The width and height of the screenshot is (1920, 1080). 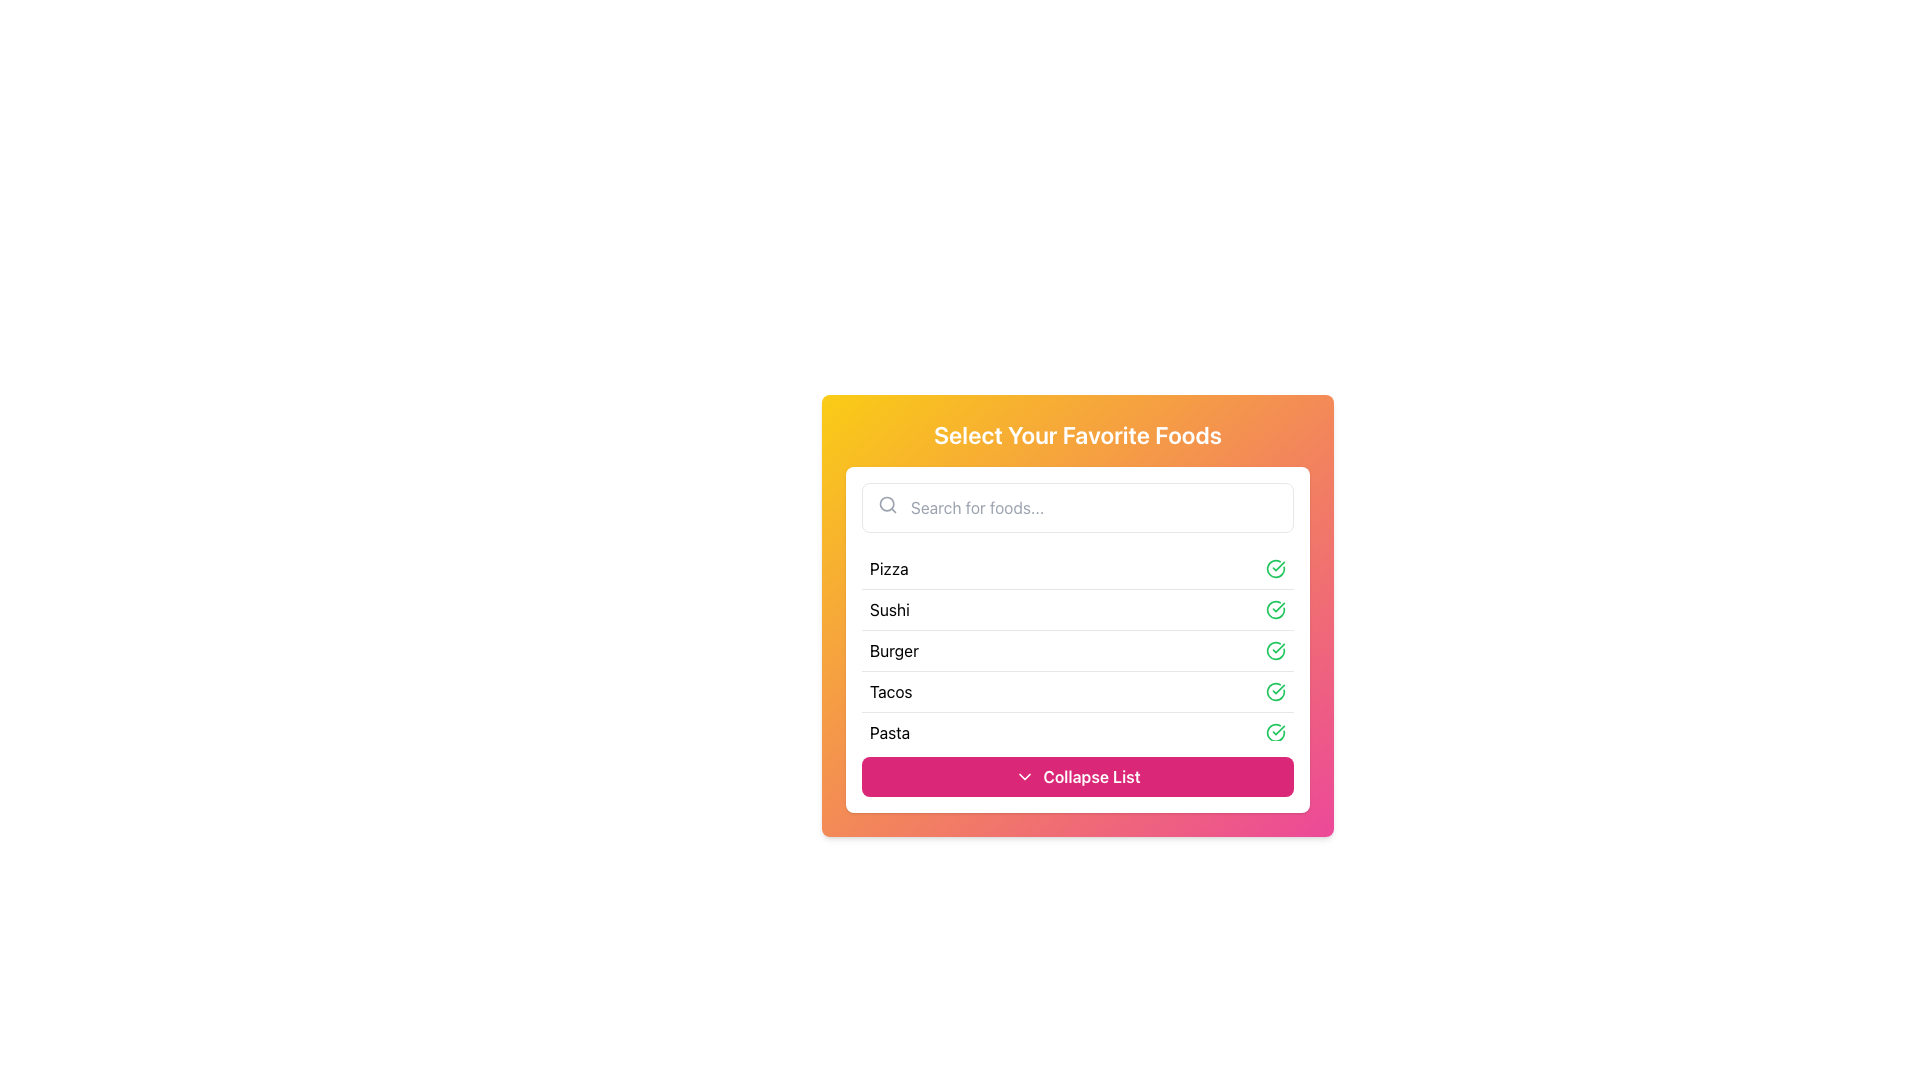 What do you see at coordinates (893, 651) in the screenshot?
I see `text label positioned as the third item in the vertical list of food names within the 'Select Your Favorite Foods' dialog, located between 'Sushi' and 'Tacos'` at bounding box center [893, 651].